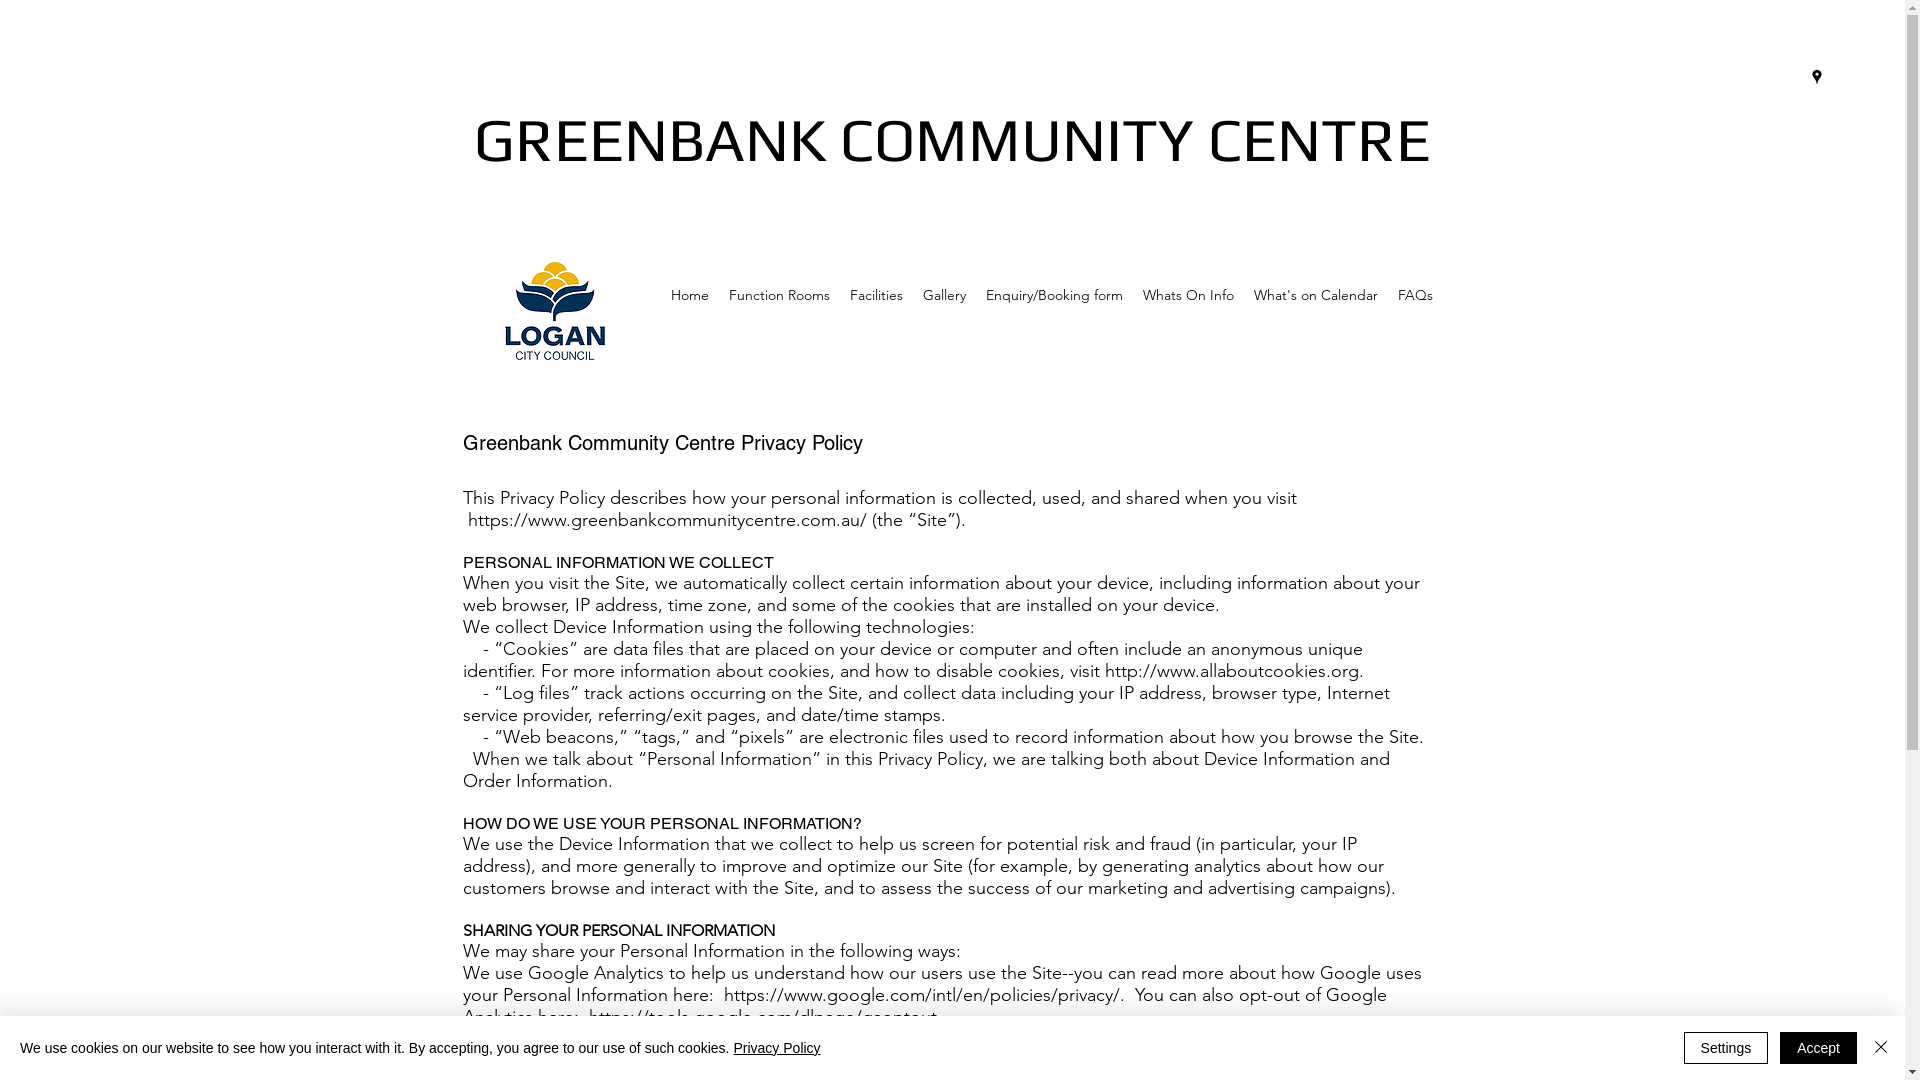  I want to click on 'Privacy Policy', so click(775, 1047).